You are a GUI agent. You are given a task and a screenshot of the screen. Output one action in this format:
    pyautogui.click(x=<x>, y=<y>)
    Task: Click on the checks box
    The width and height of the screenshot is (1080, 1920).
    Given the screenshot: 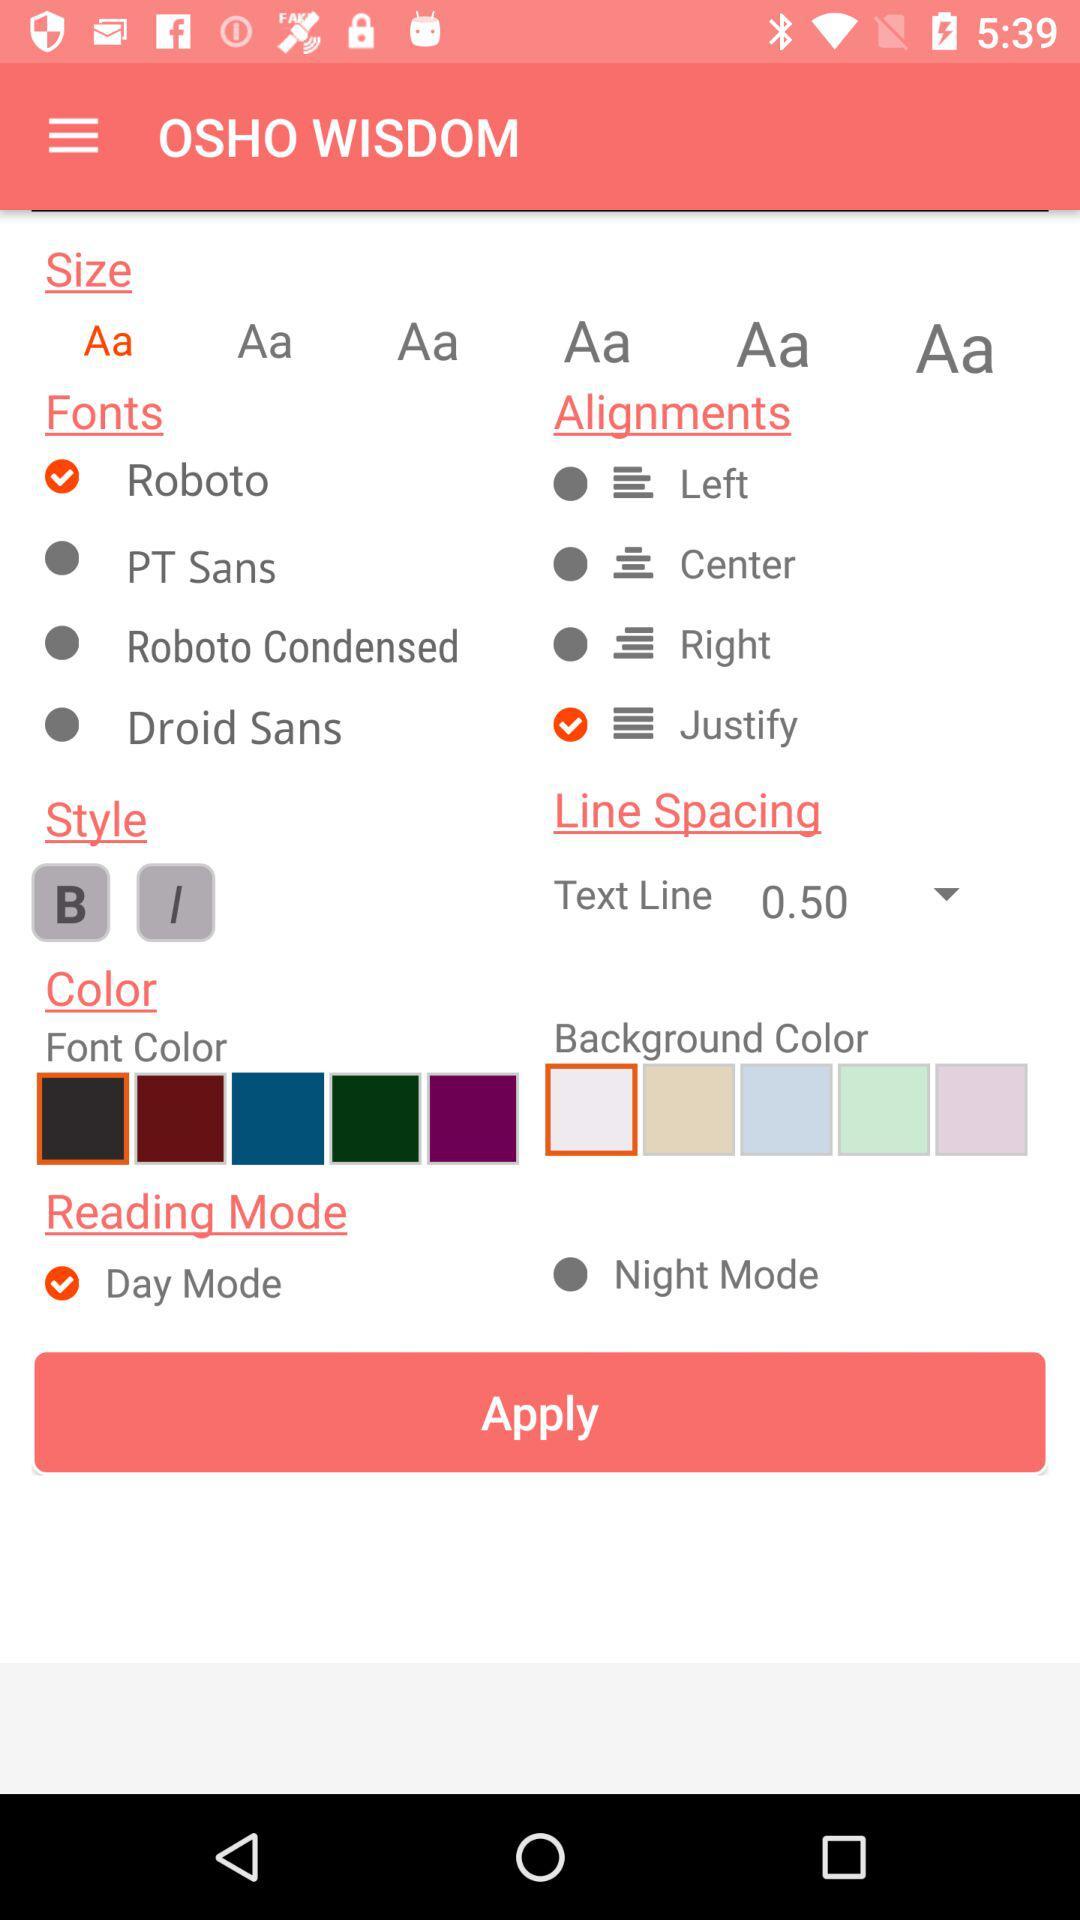 What is the action you would take?
    pyautogui.click(x=315, y=565)
    